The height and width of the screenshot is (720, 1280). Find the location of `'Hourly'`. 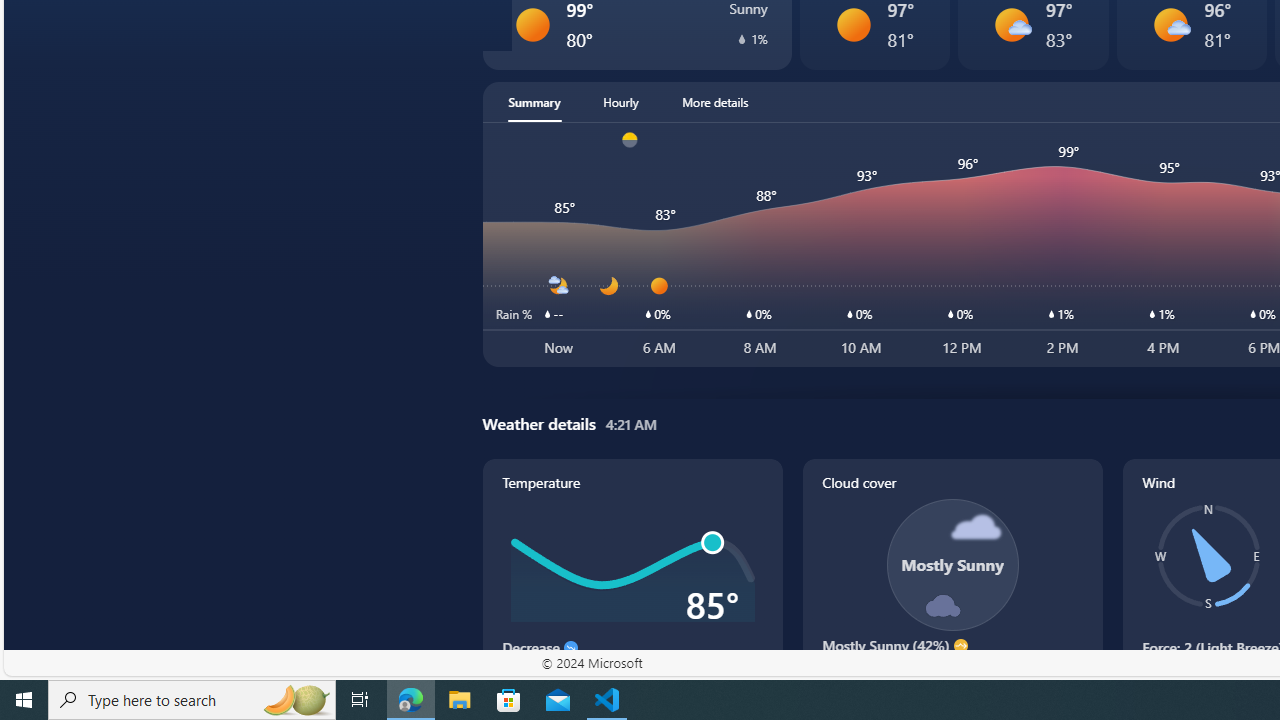

'Hourly' is located at coordinates (619, 101).